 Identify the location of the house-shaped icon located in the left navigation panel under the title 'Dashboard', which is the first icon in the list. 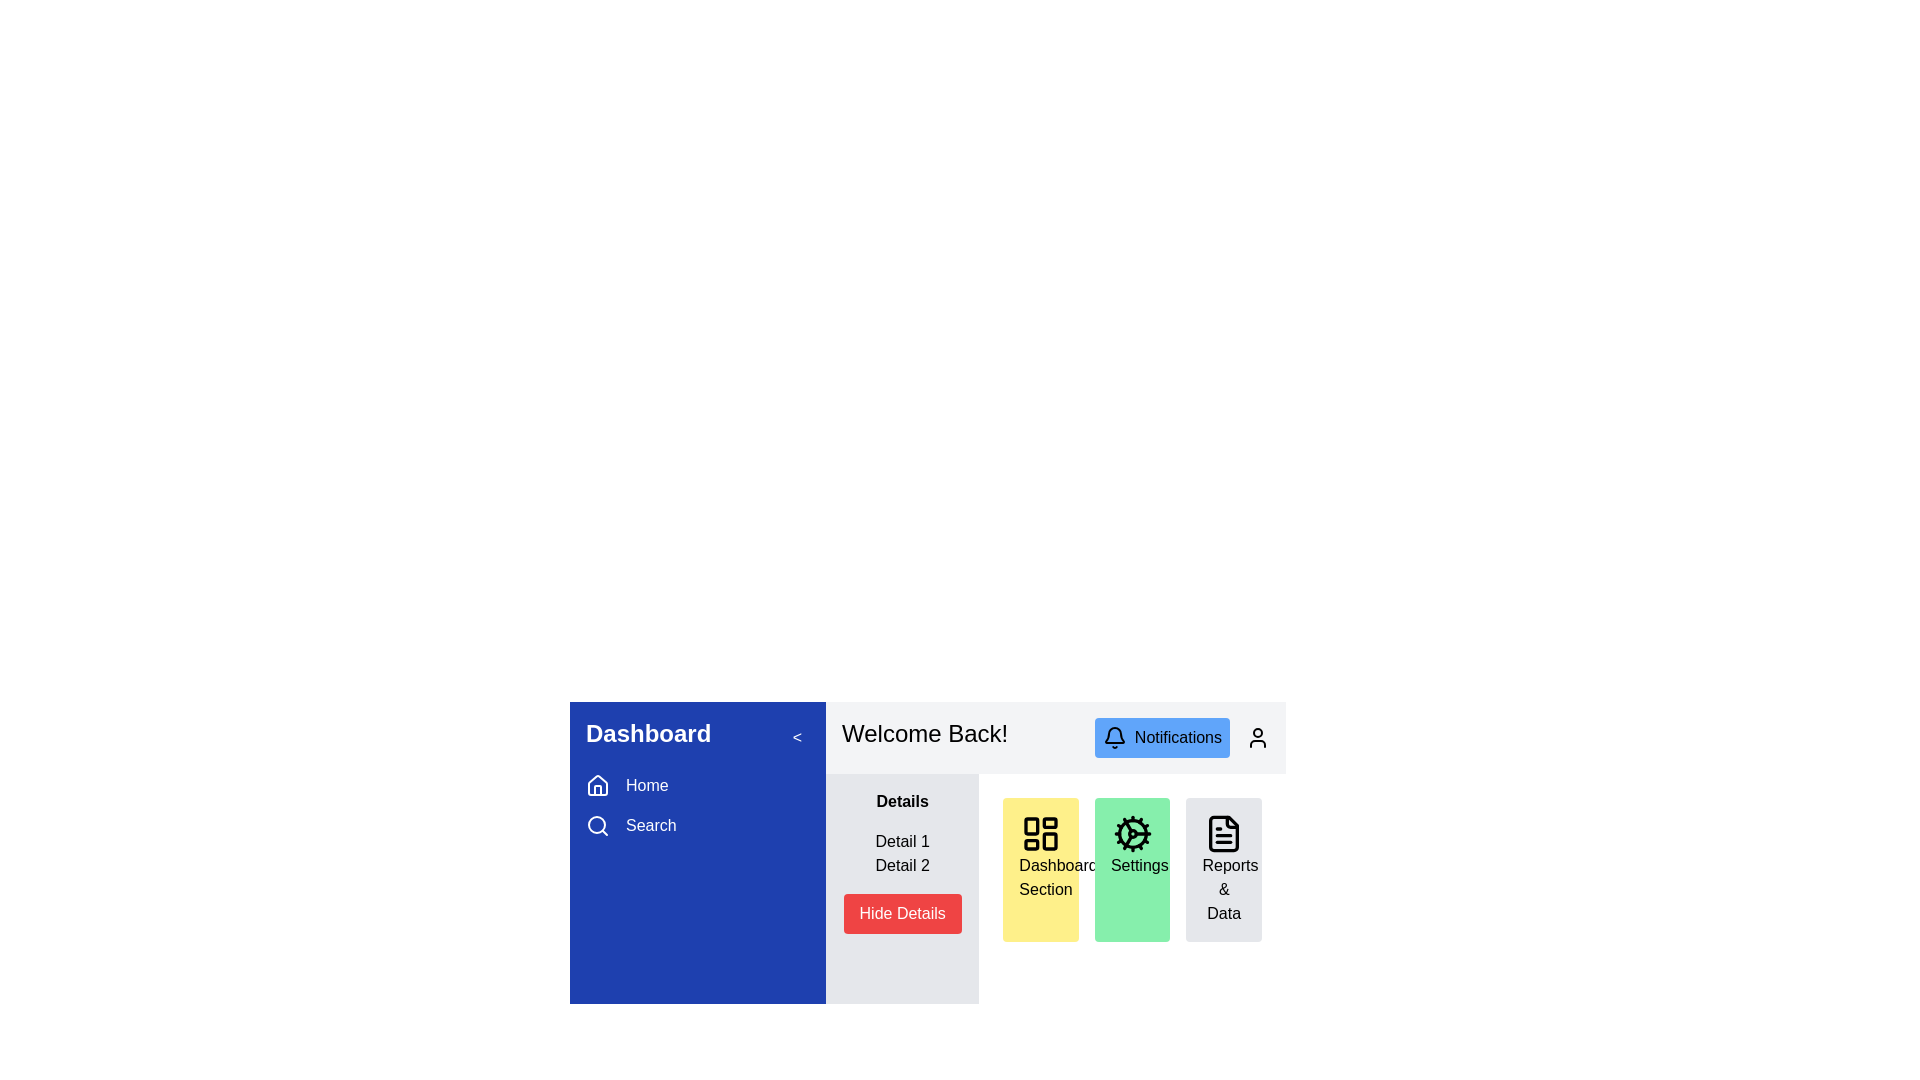
(597, 784).